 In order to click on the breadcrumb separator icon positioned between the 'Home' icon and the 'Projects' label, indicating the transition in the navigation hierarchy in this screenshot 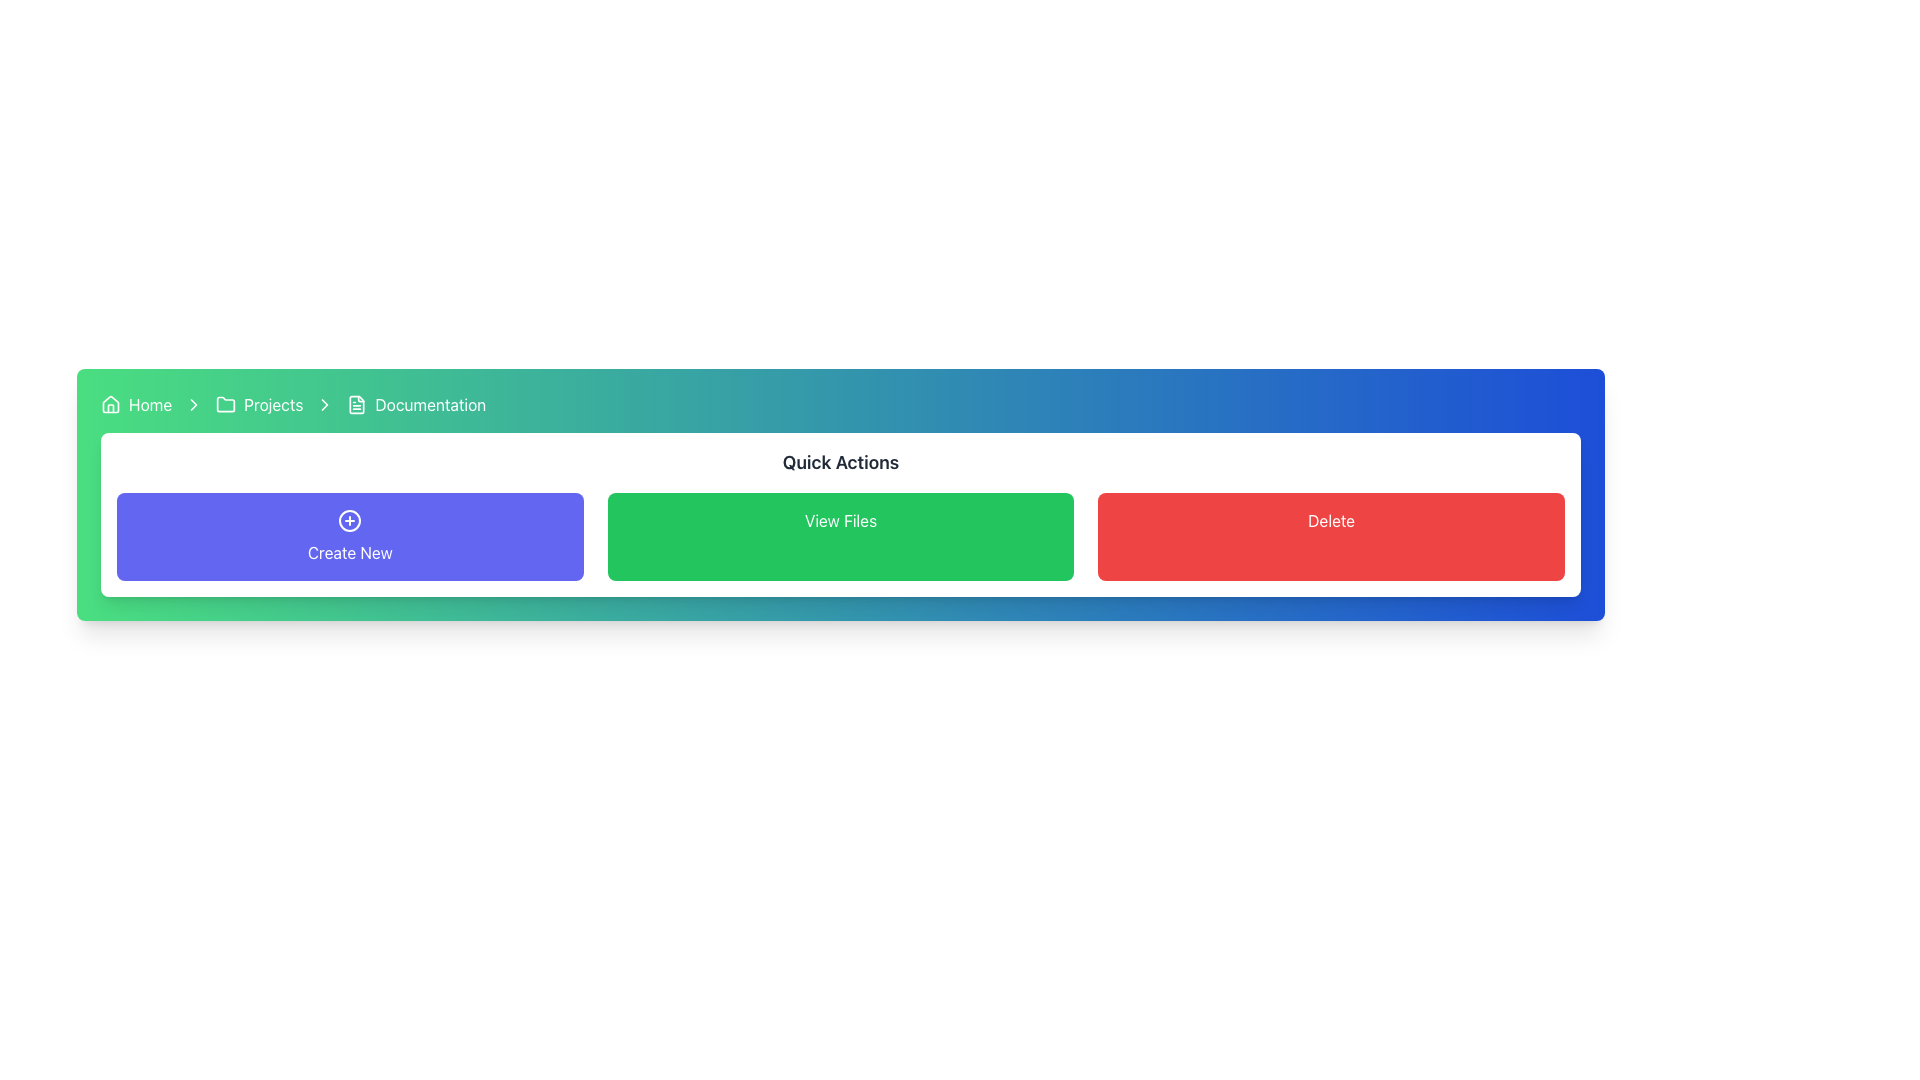, I will do `click(325, 405)`.